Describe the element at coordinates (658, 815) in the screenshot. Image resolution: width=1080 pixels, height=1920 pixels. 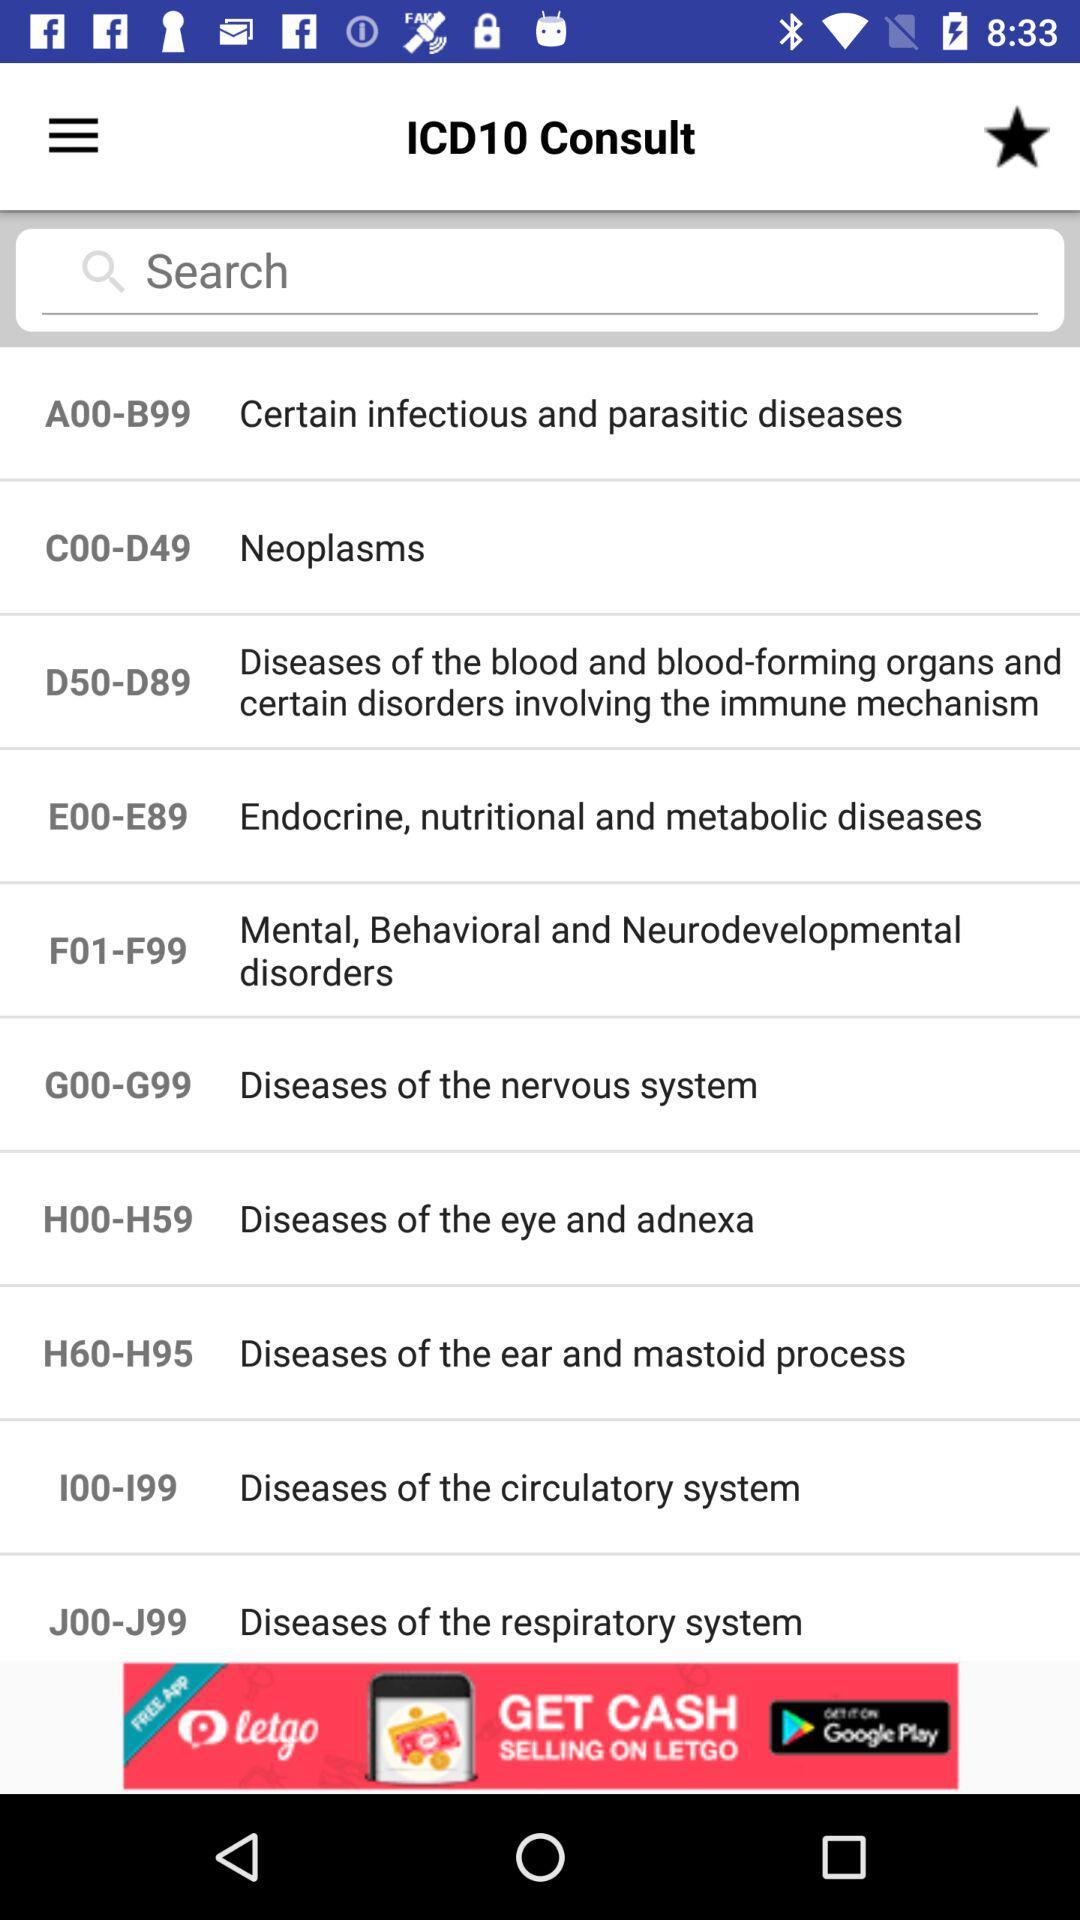
I see `item next to d50-d89 icon` at that location.